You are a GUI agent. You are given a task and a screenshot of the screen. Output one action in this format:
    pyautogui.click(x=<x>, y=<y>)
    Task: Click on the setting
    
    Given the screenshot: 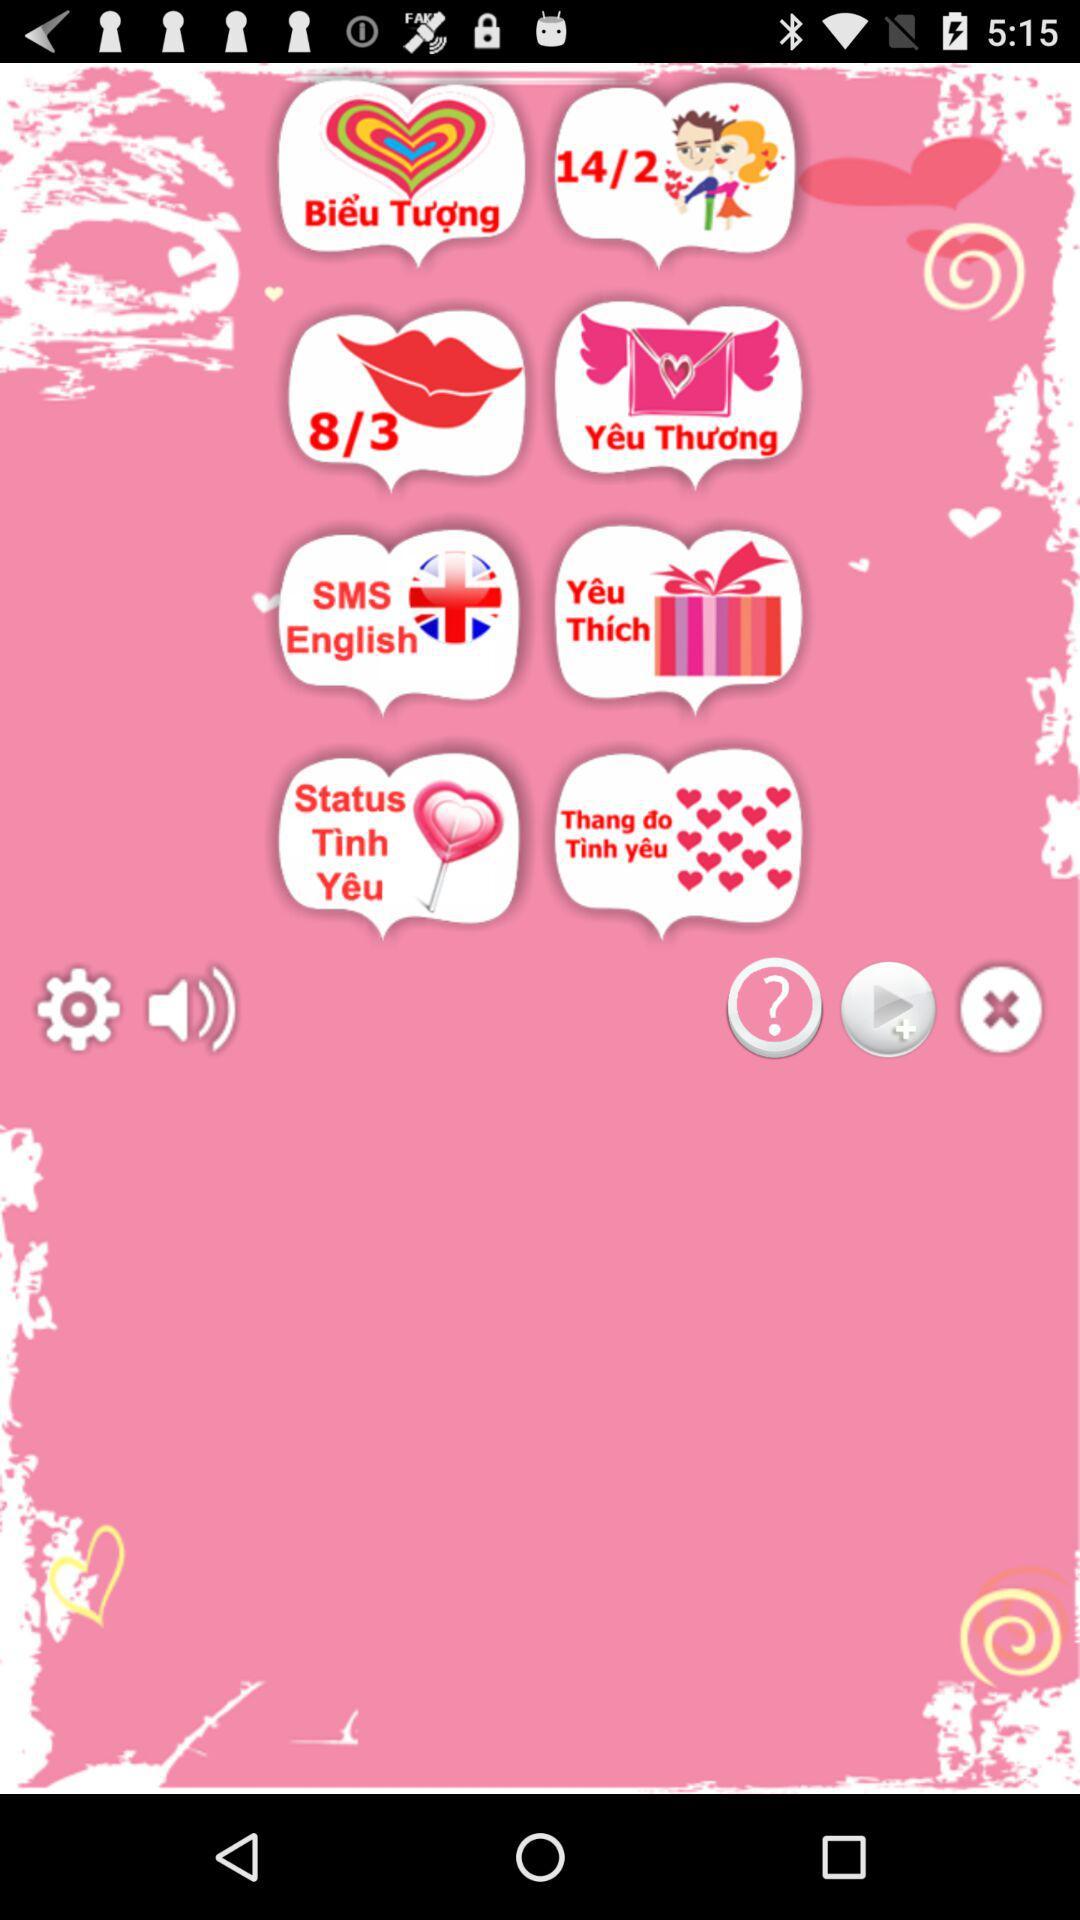 What is the action you would take?
    pyautogui.click(x=77, y=1009)
    